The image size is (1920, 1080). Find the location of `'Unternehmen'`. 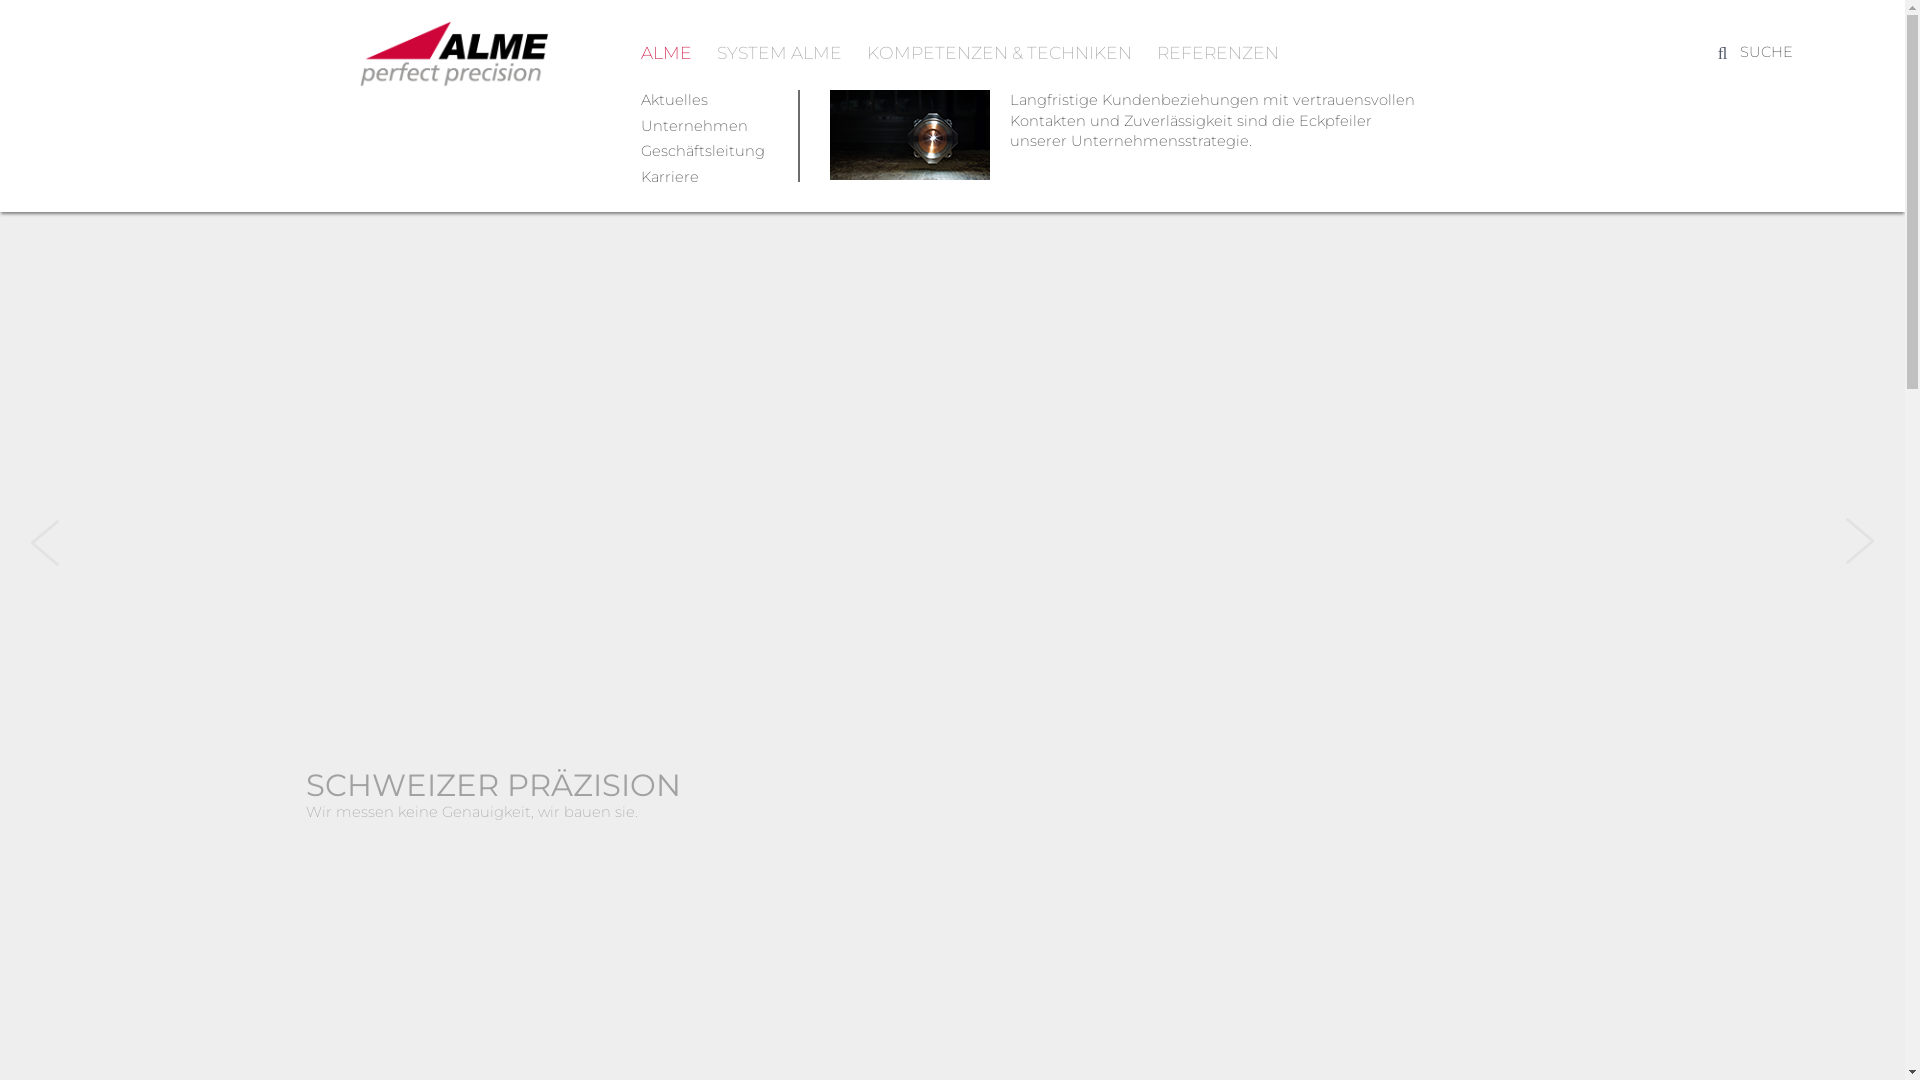

'Unternehmen' is located at coordinates (693, 126).